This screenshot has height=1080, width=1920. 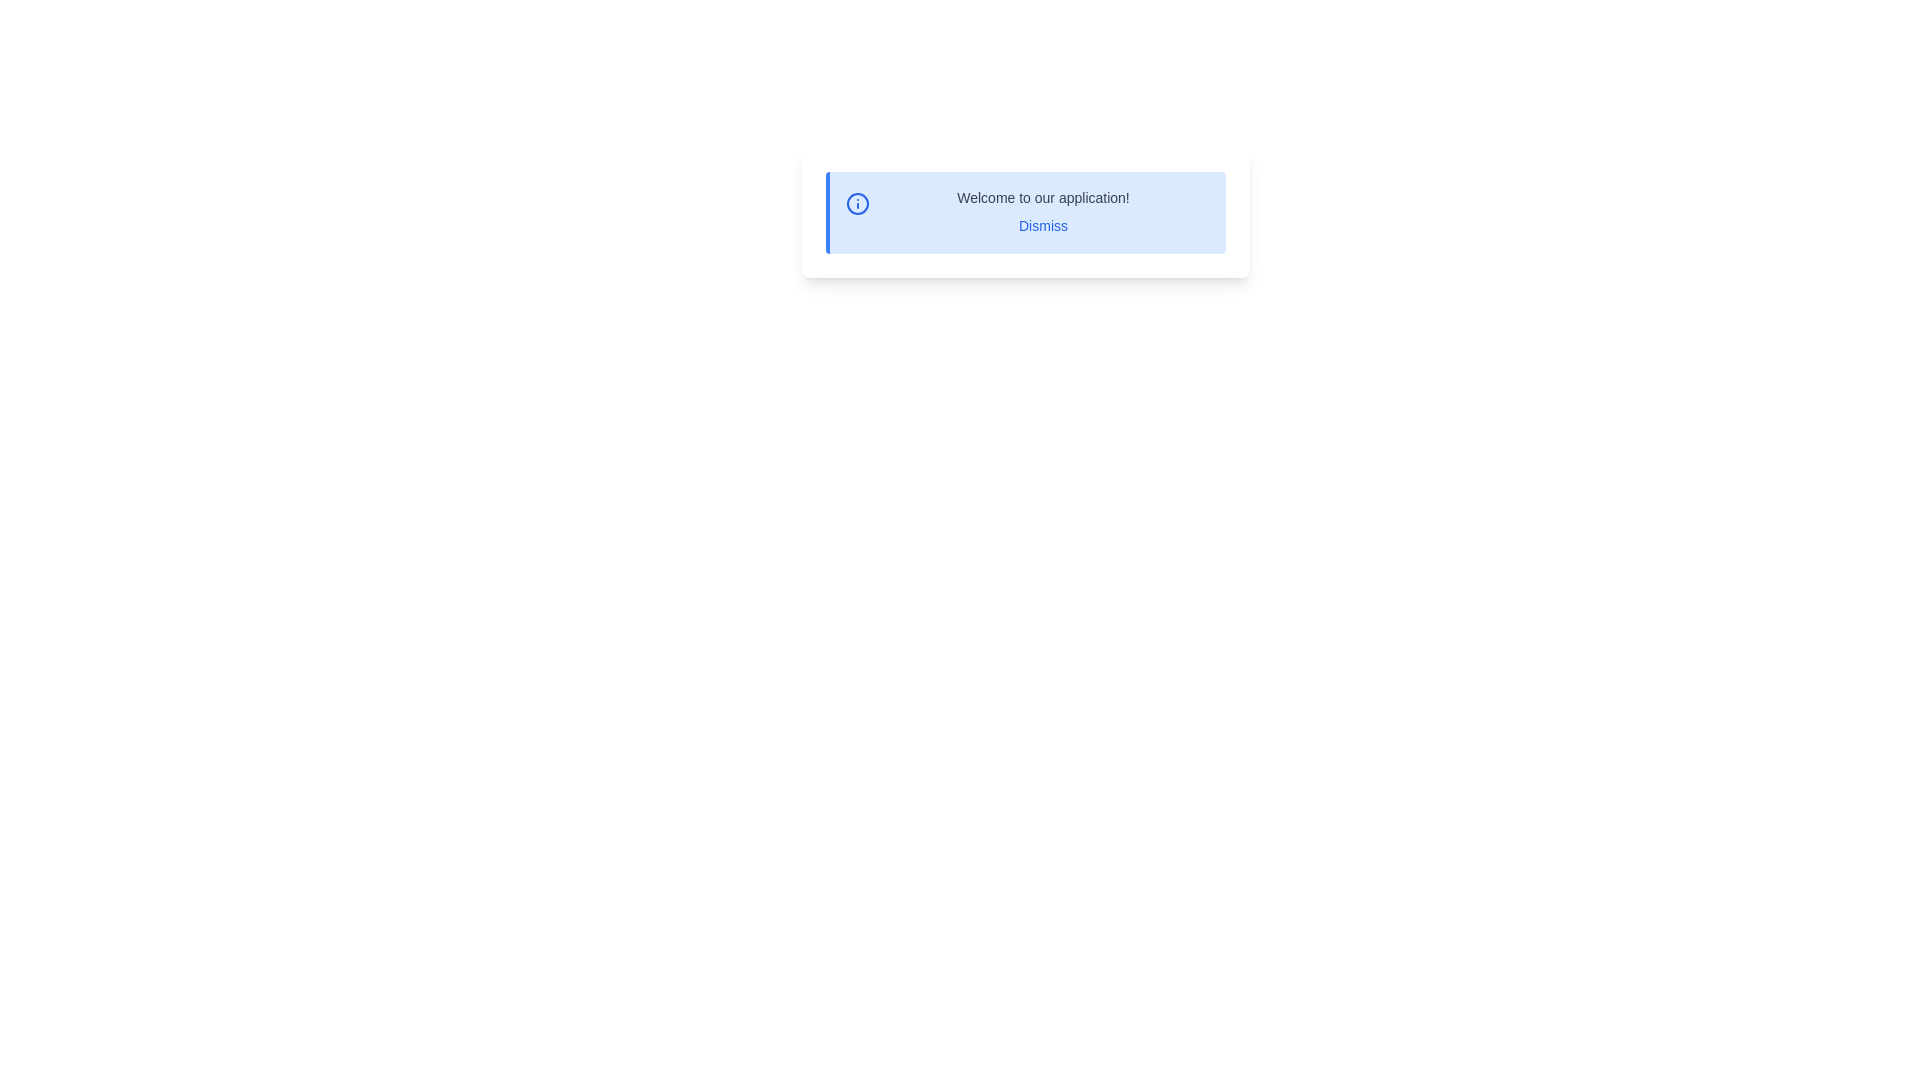 I want to click on the Notification box that contains informational text and a dismiss option to observe potential effects, so click(x=1025, y=212).